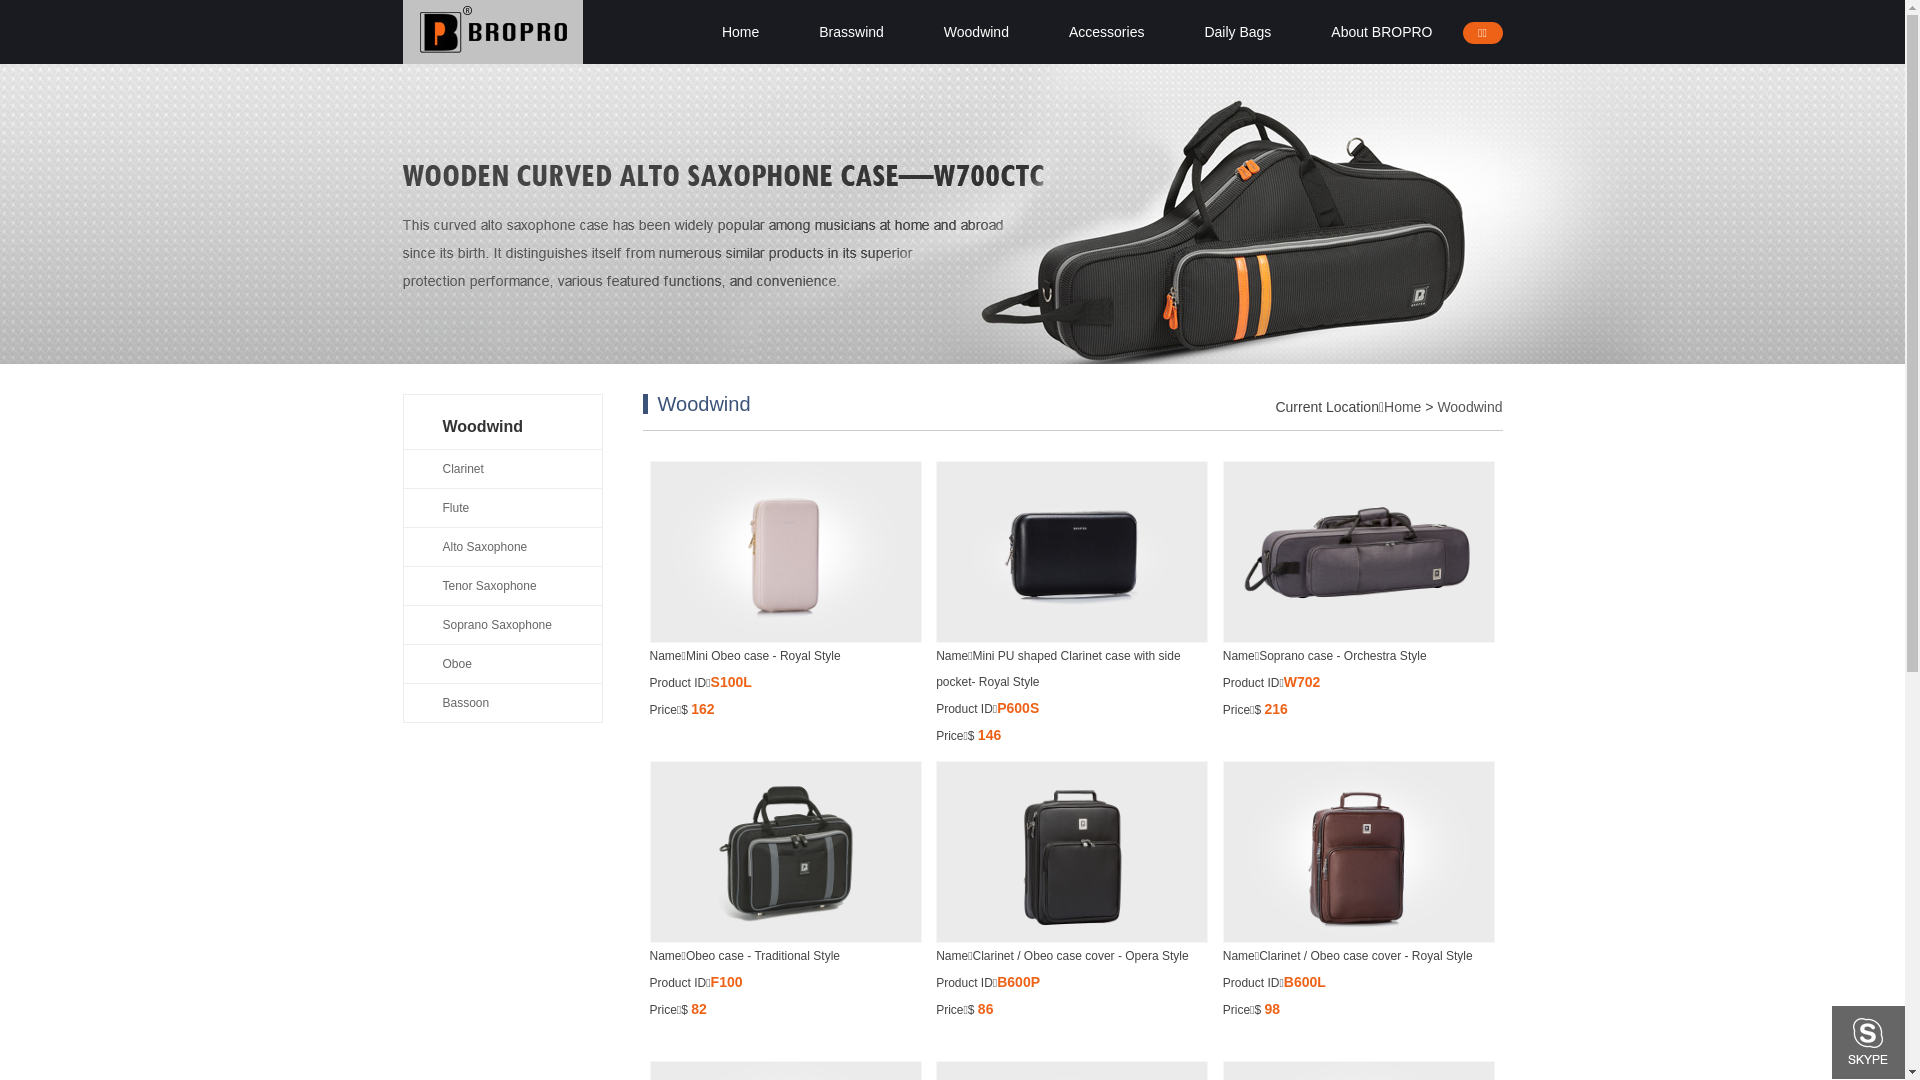 This screenshot has width=1920, height=1080. What do you see at coordinates (401, 546) in the screenshot?
I see `'Alto Saxophone'` at bounding box center [401, 546].